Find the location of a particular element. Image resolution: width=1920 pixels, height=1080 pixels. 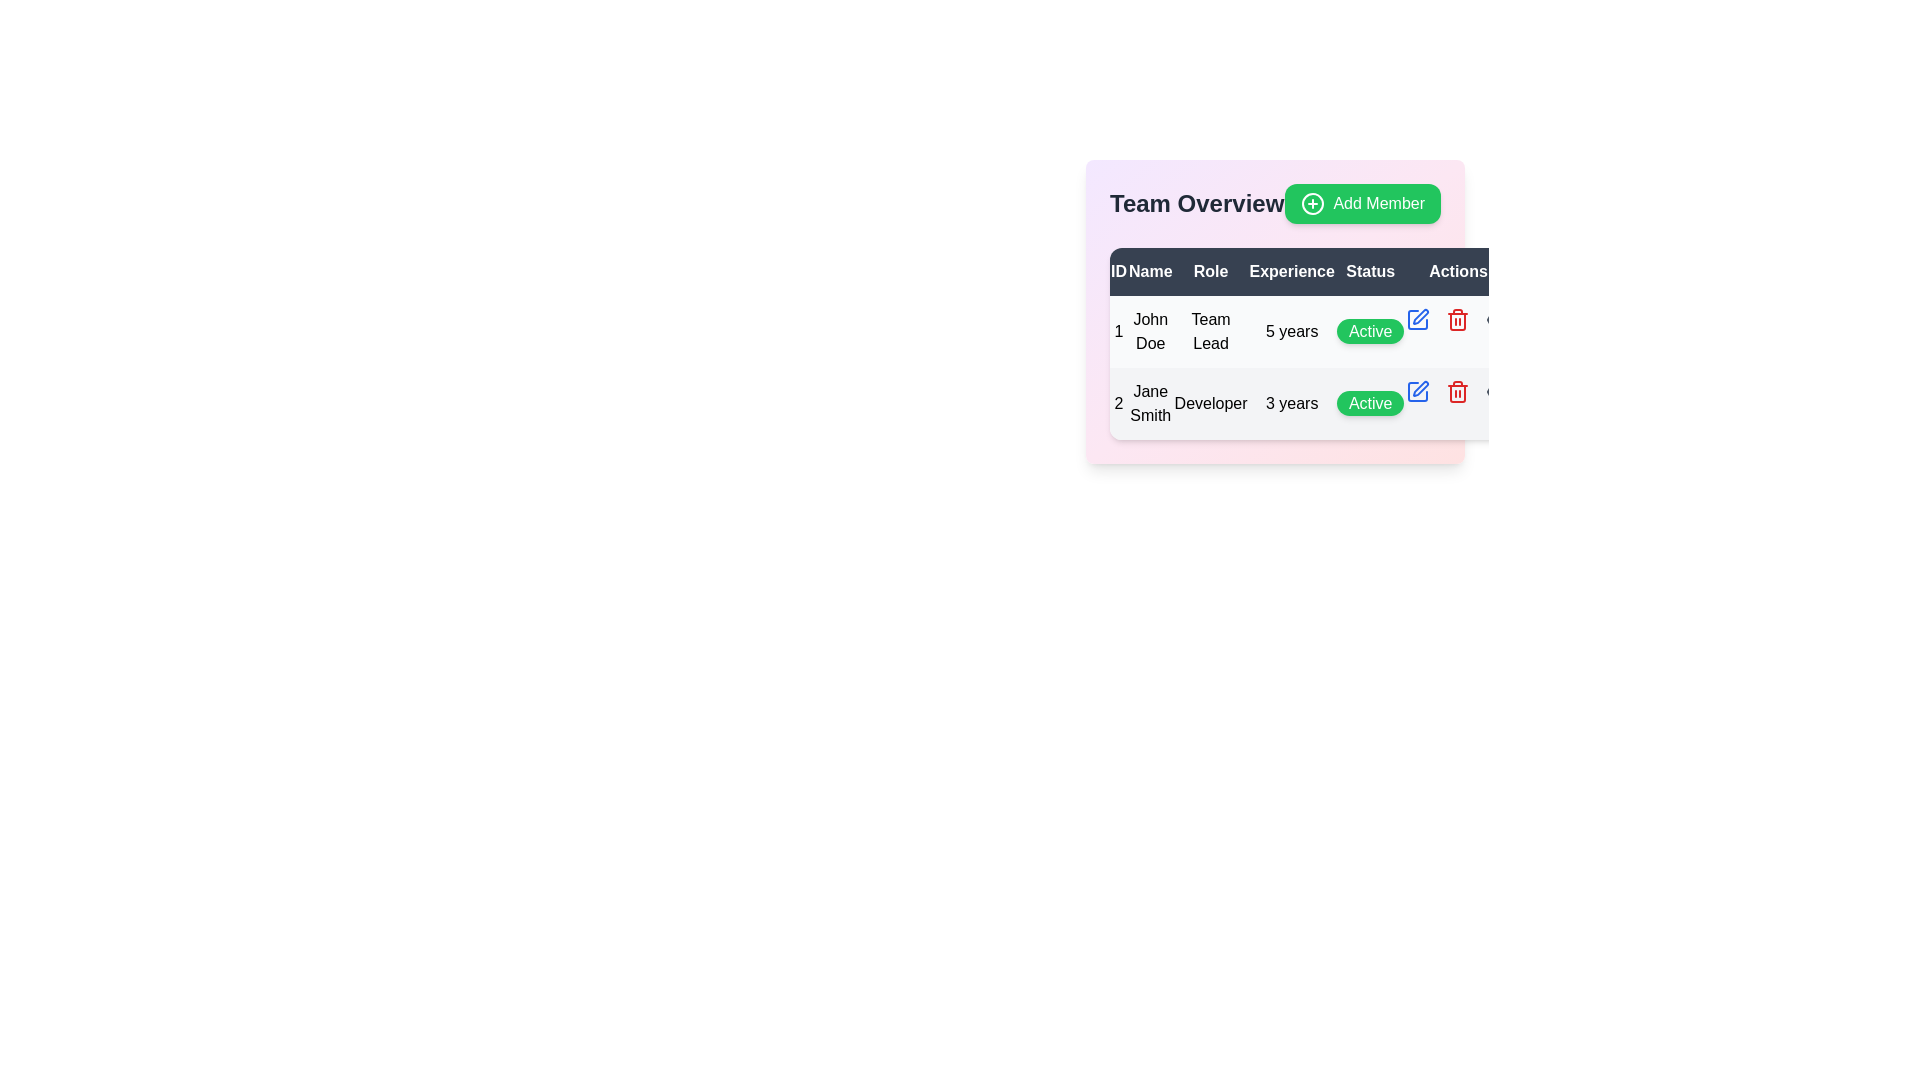

the edit icon associated with the 'Jane Smith' team member is located at coordinates (1417, 392).